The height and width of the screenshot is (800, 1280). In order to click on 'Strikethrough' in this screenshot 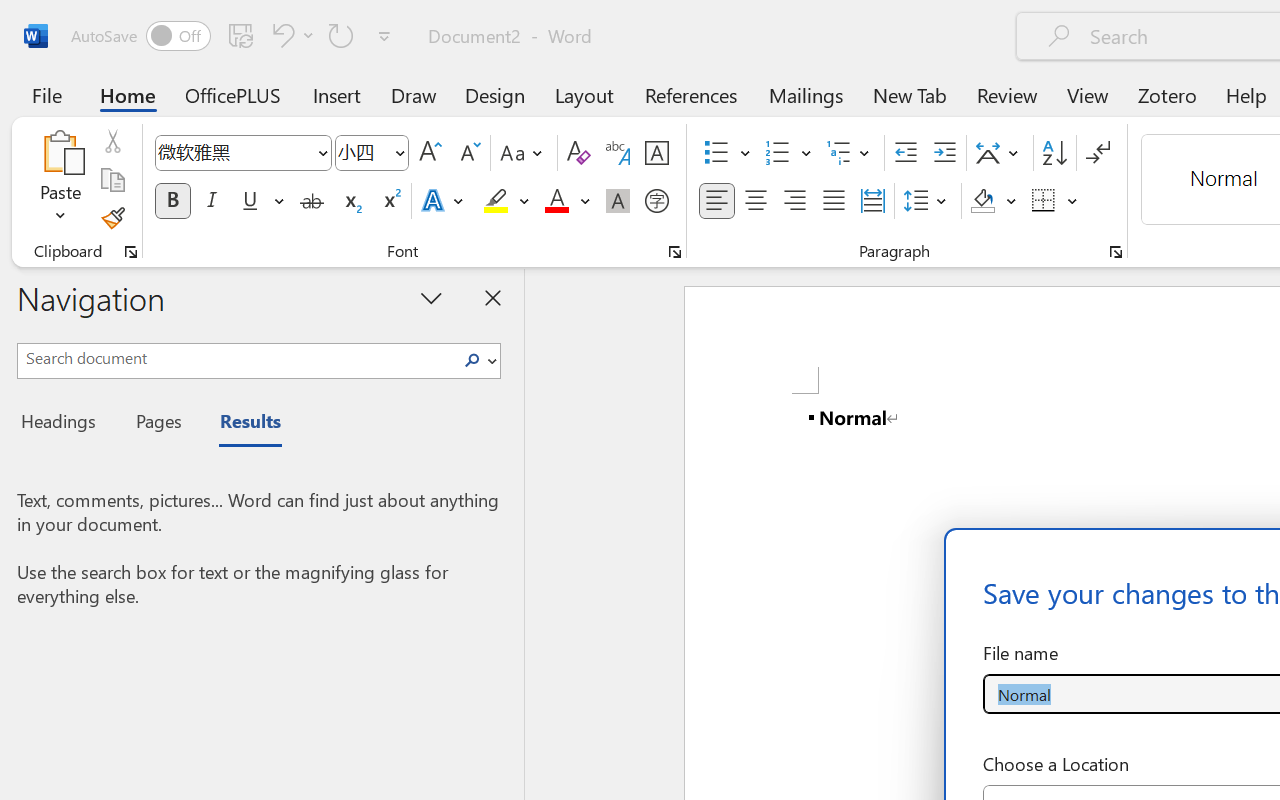, I will do `click(311, 201)`.